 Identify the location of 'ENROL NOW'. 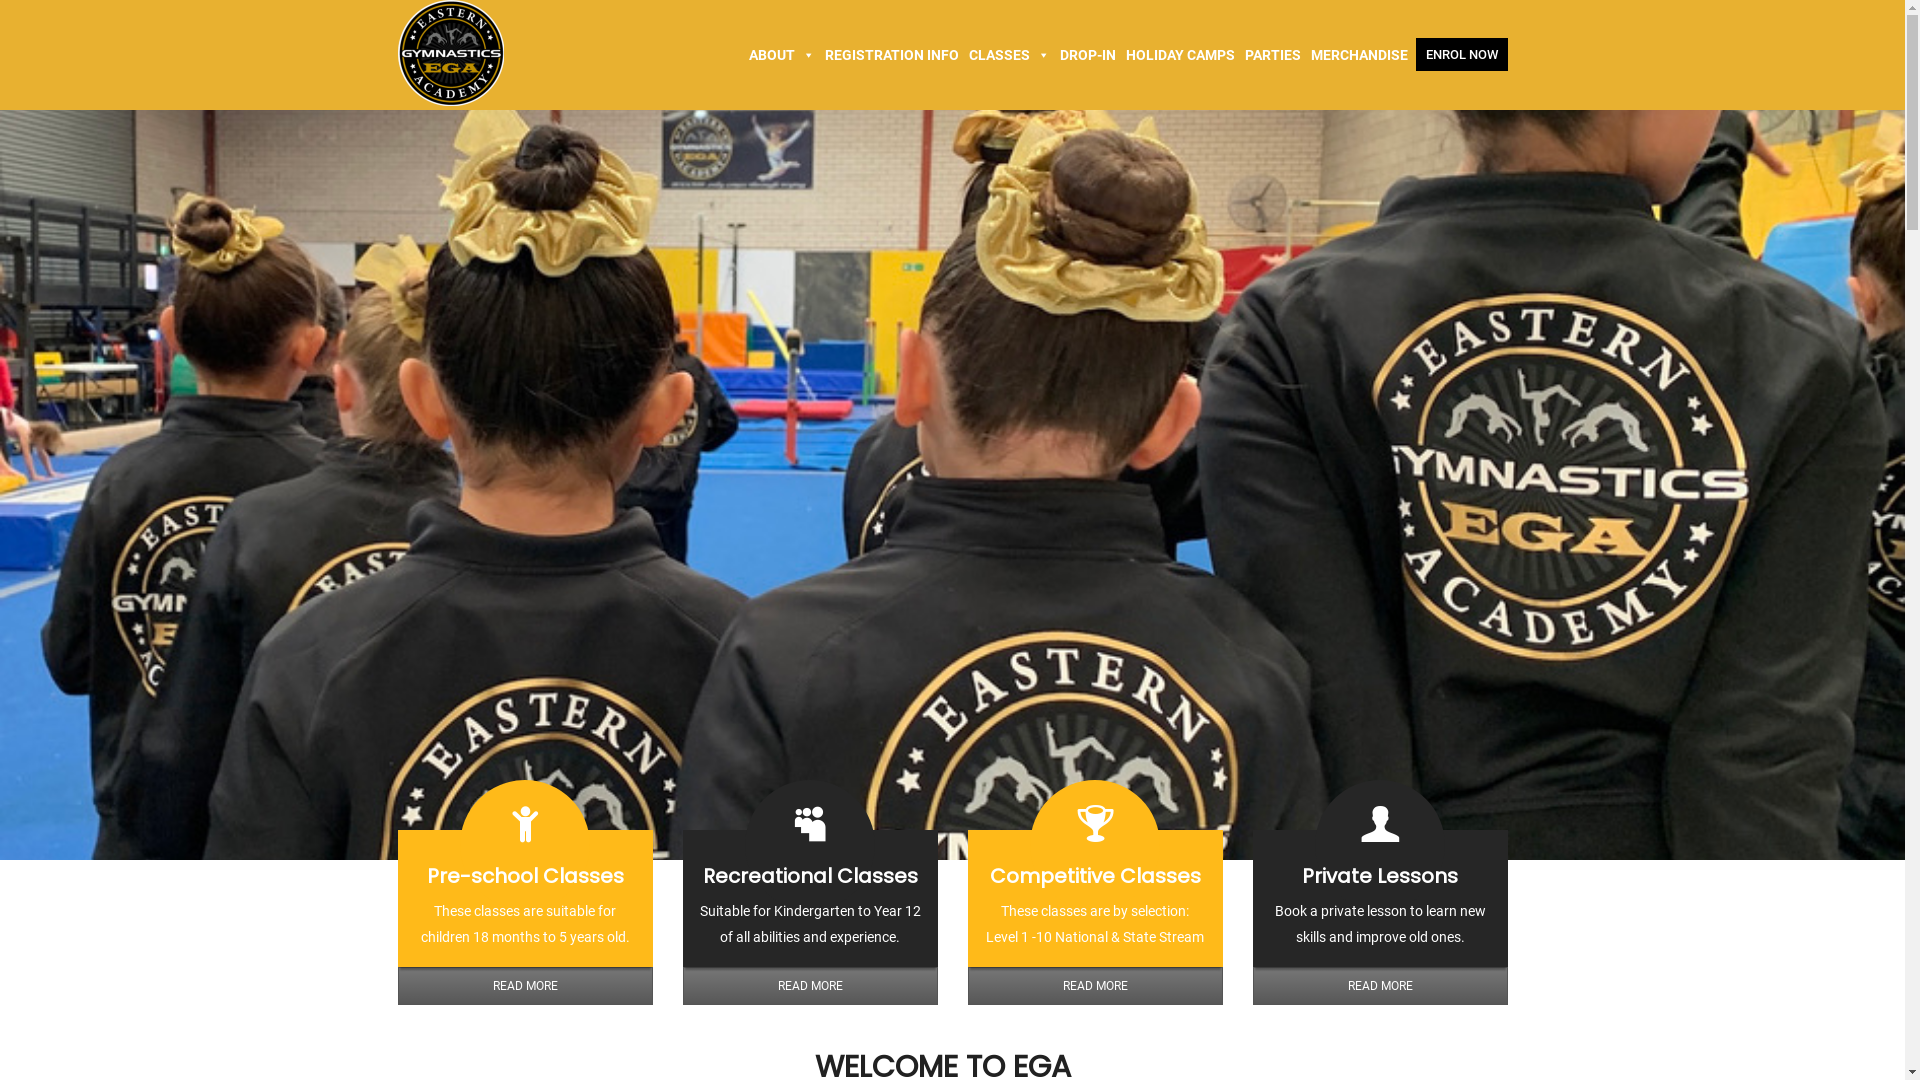
(1462, 53).